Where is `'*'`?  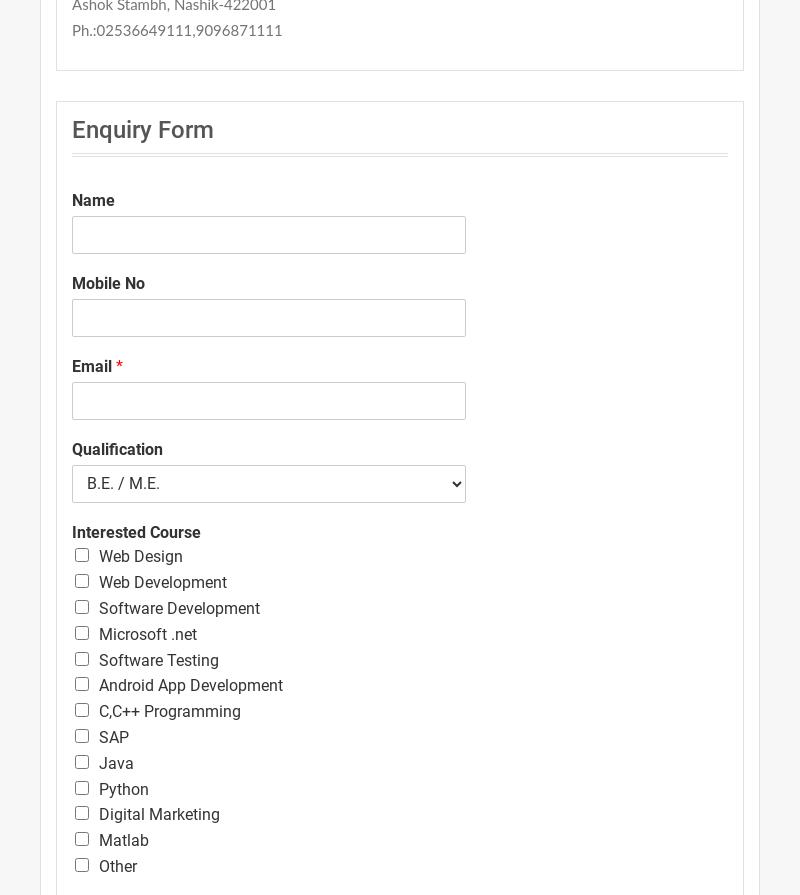 '*' is located at coordinates (118, 366).